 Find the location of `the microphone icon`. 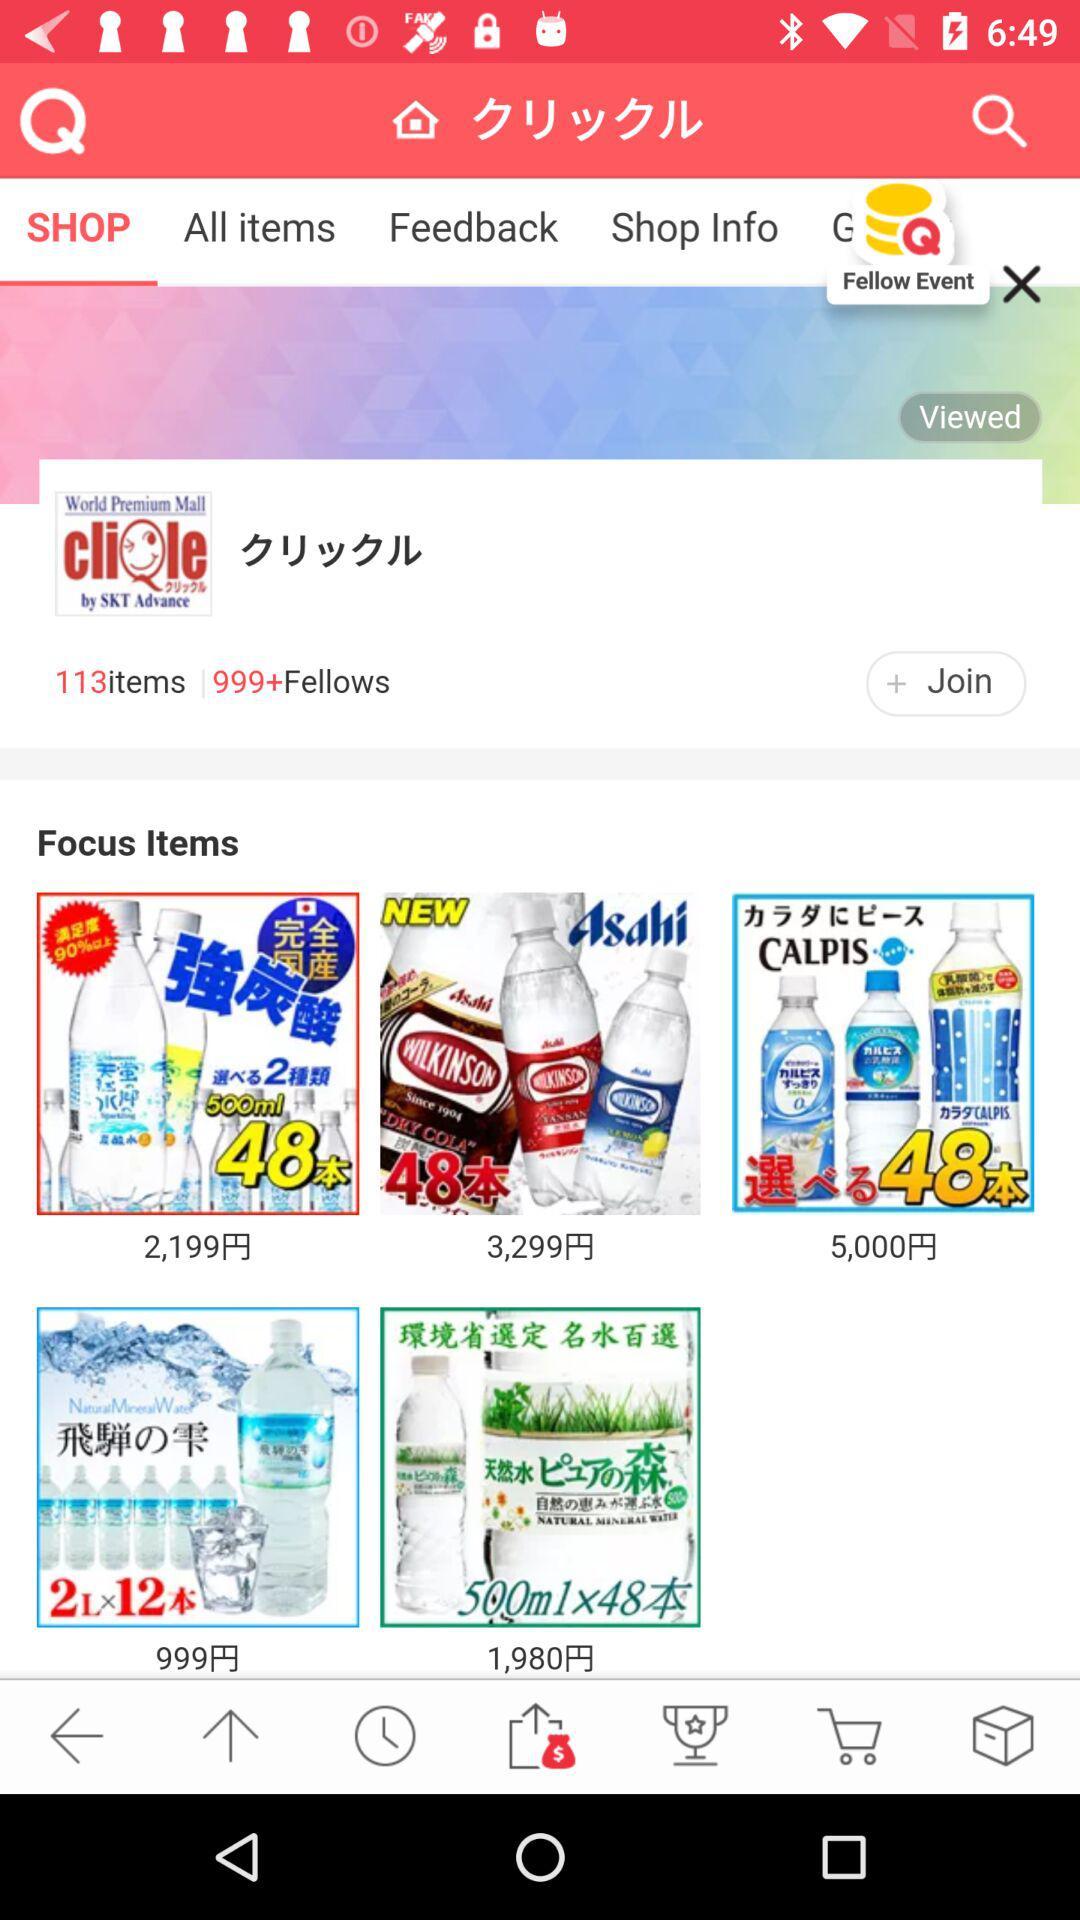

the microphone icon is located at coordinates (692, 1734).